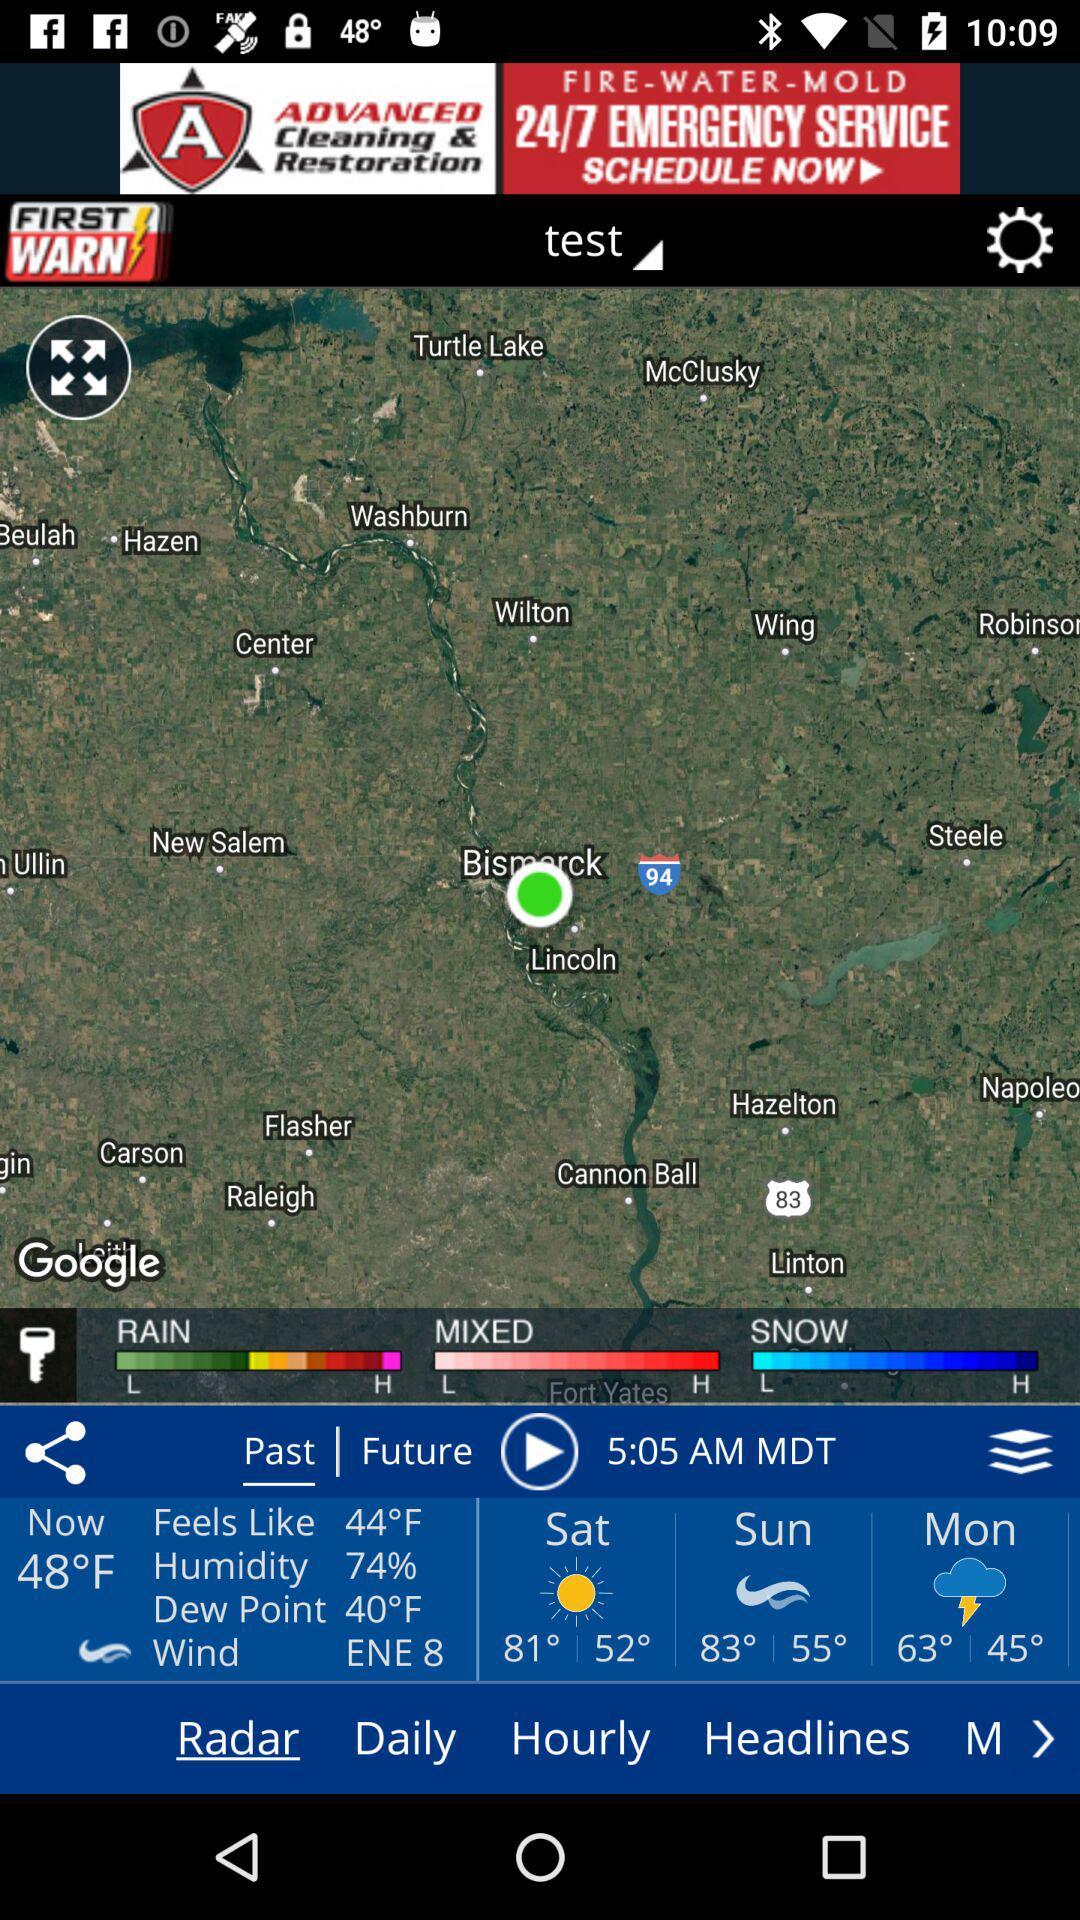  Describe the element at coordinates (538, 1451) in the screenshot. I see `video` at that location.